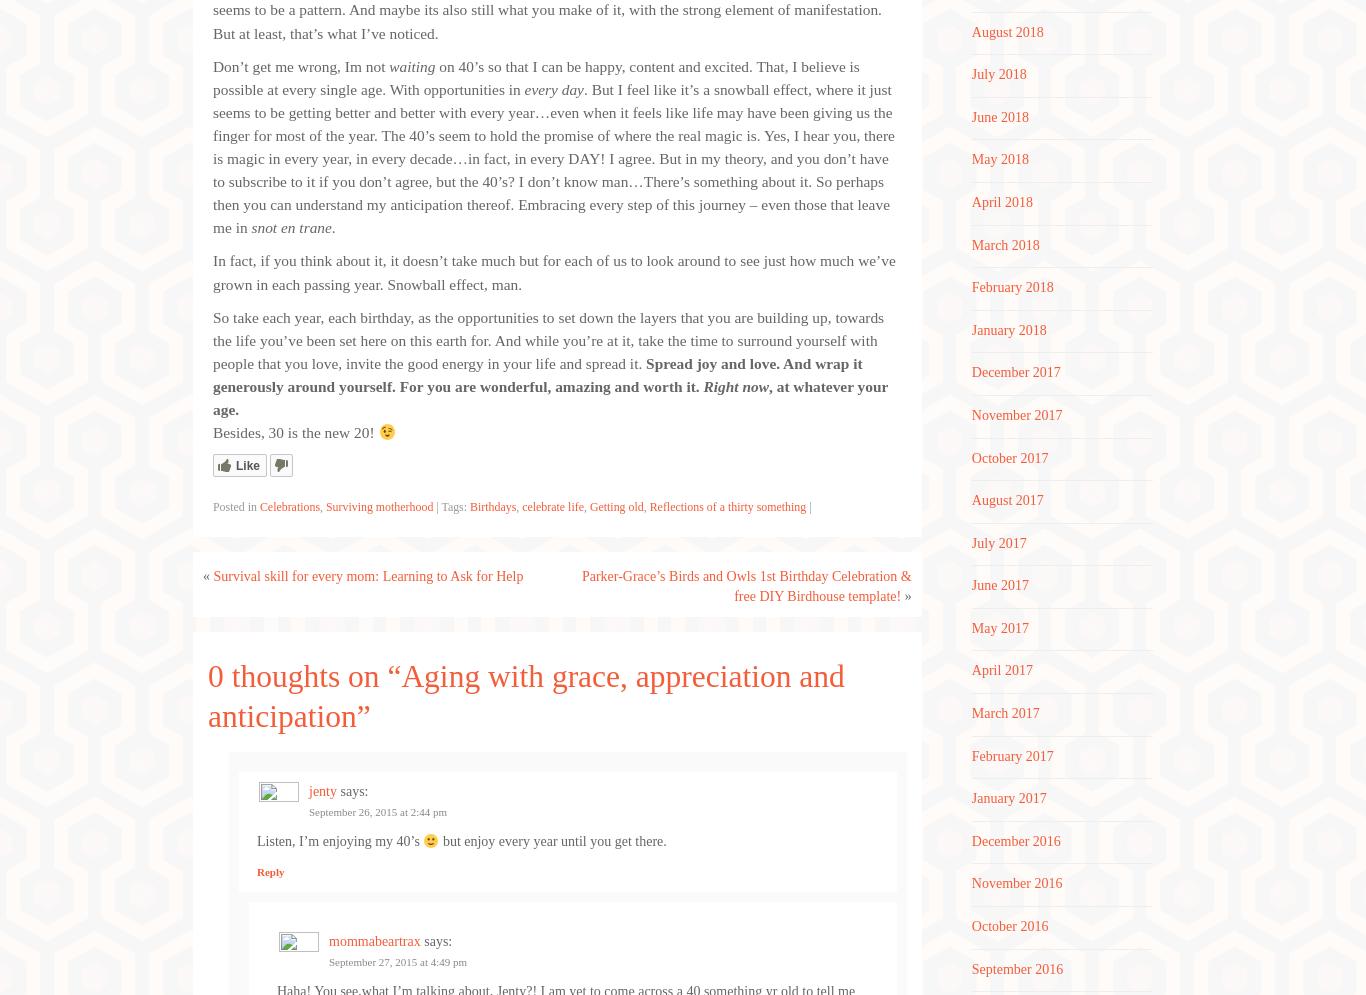 Image resolution: width=1366 pixels, height=995 pixels. I want to click on 'October 2017', so click(1009, 456).